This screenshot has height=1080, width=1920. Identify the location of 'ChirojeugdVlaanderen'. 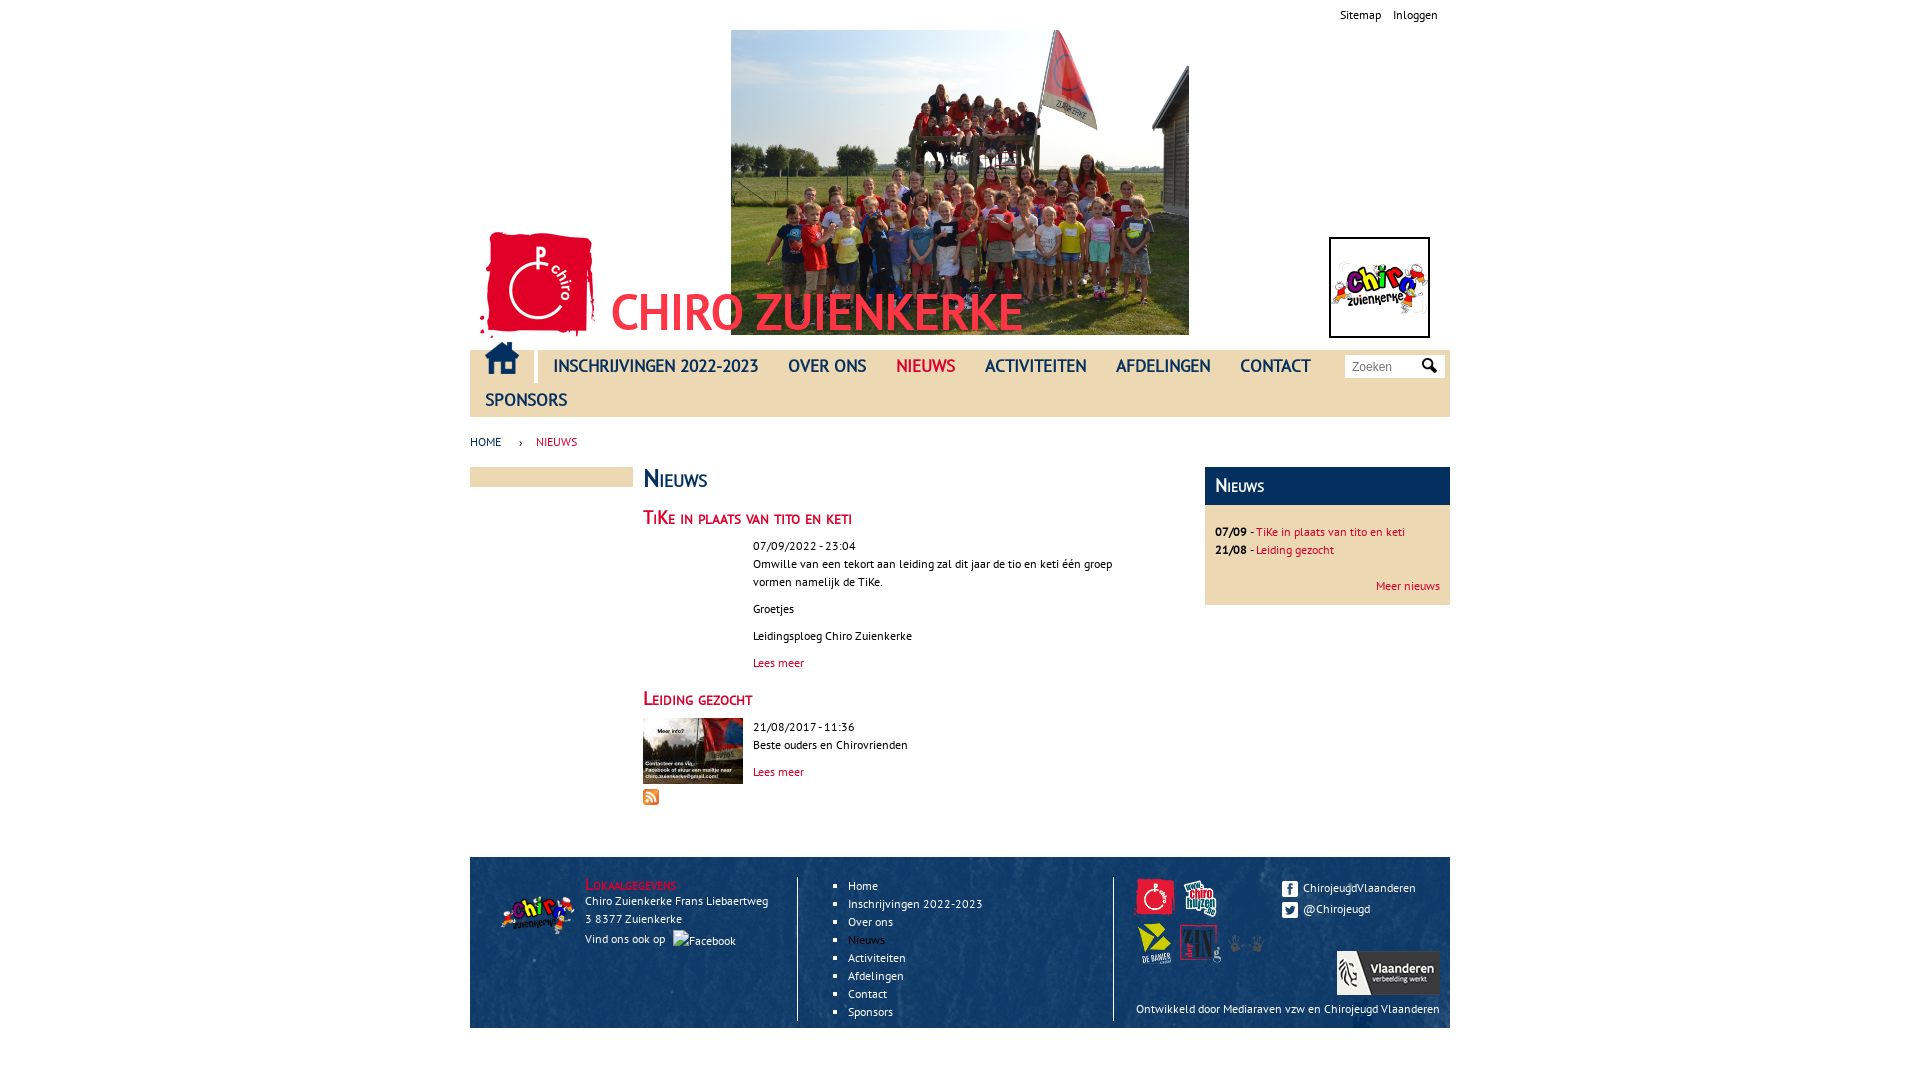
(1356, 886).